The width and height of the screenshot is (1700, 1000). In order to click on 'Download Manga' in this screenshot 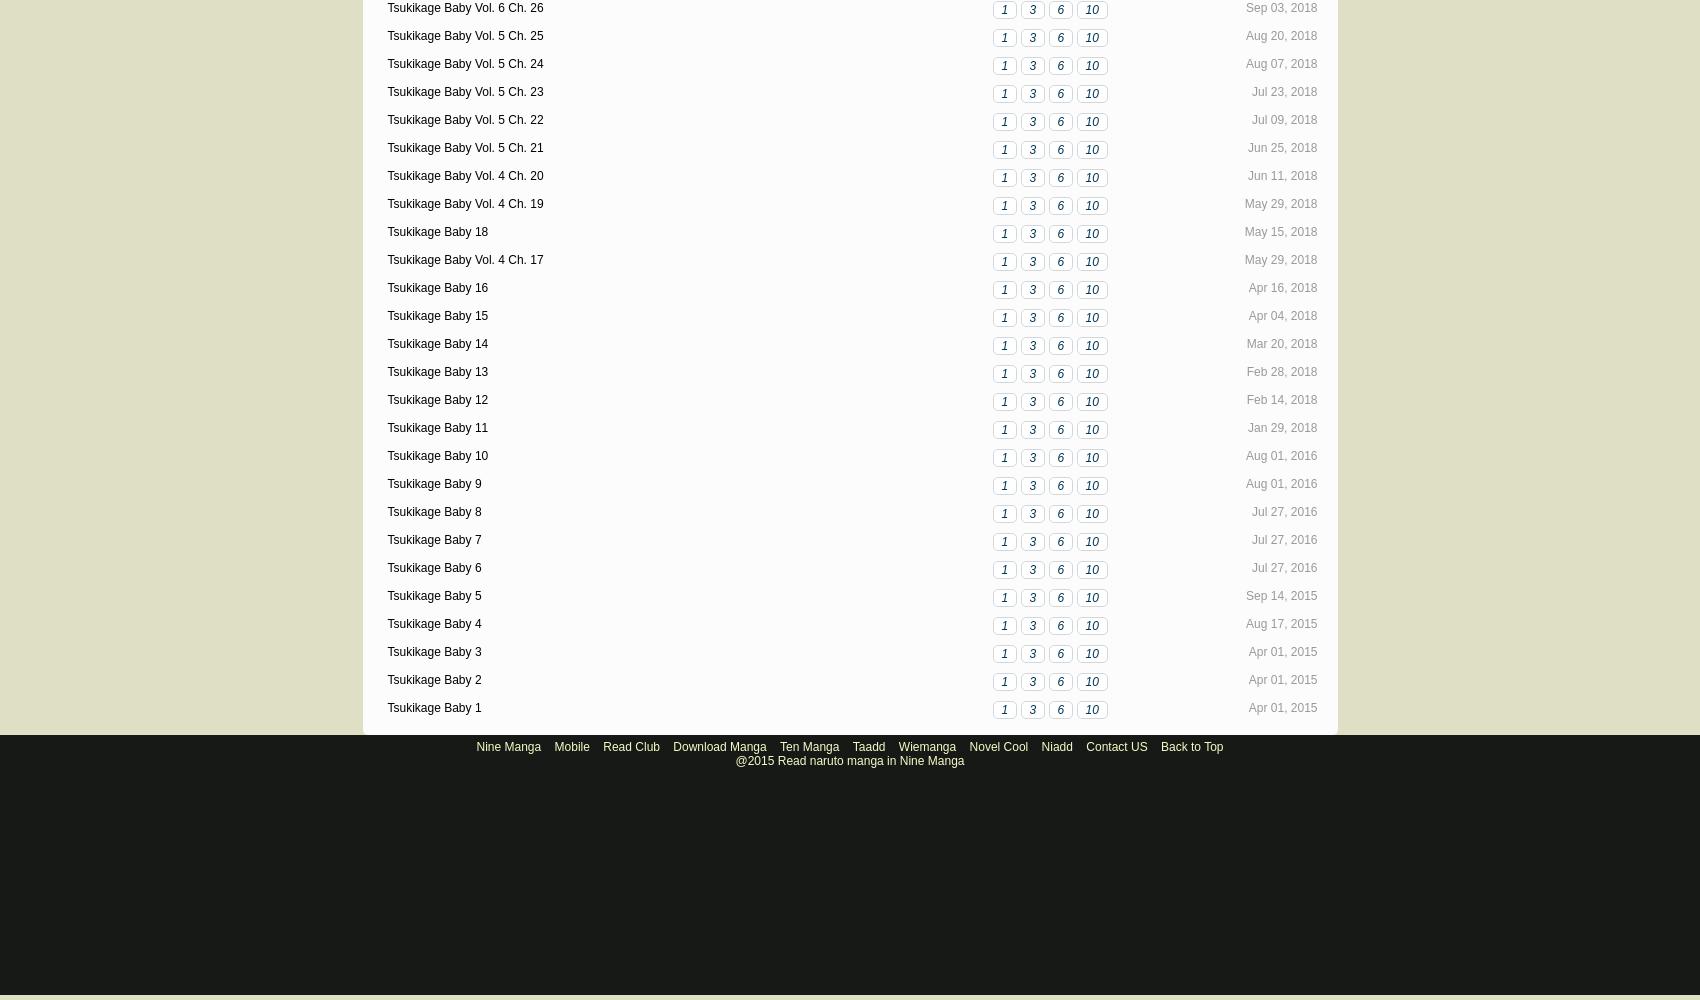, I will do `click(719, 746)`.